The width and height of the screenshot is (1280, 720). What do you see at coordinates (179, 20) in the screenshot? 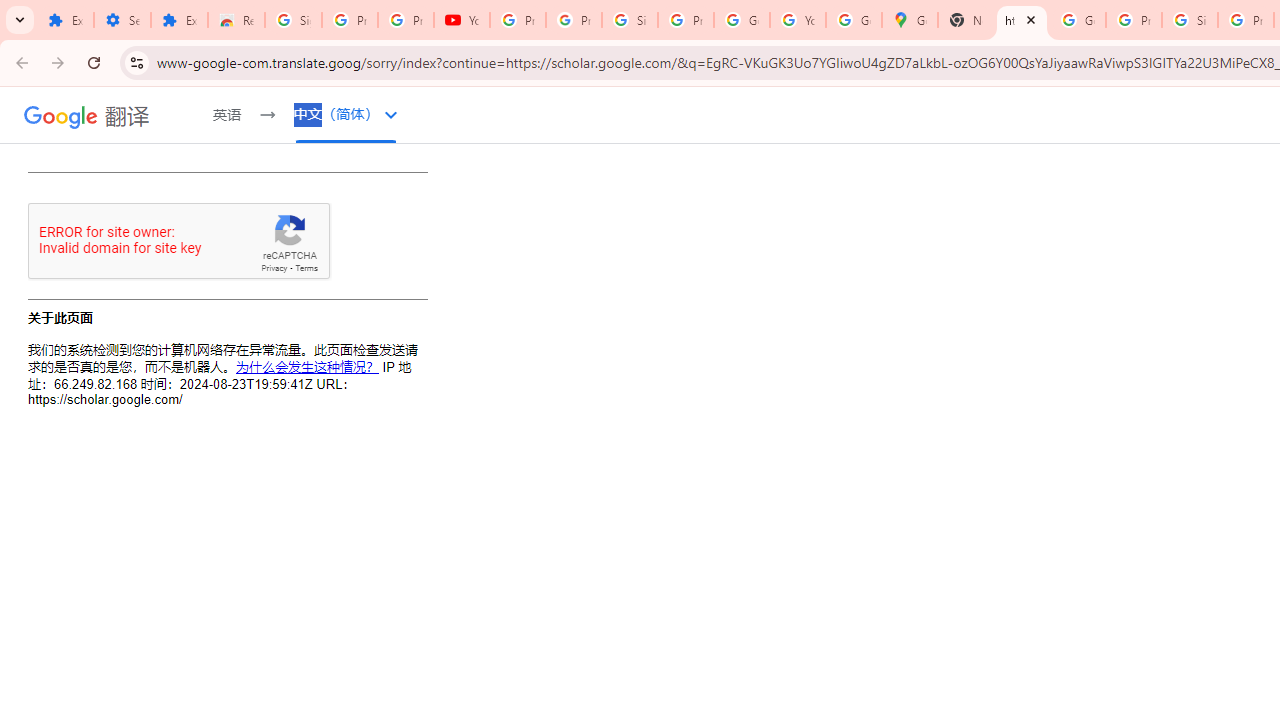
I see `'Extensions'` at bounding box center [179, 20].